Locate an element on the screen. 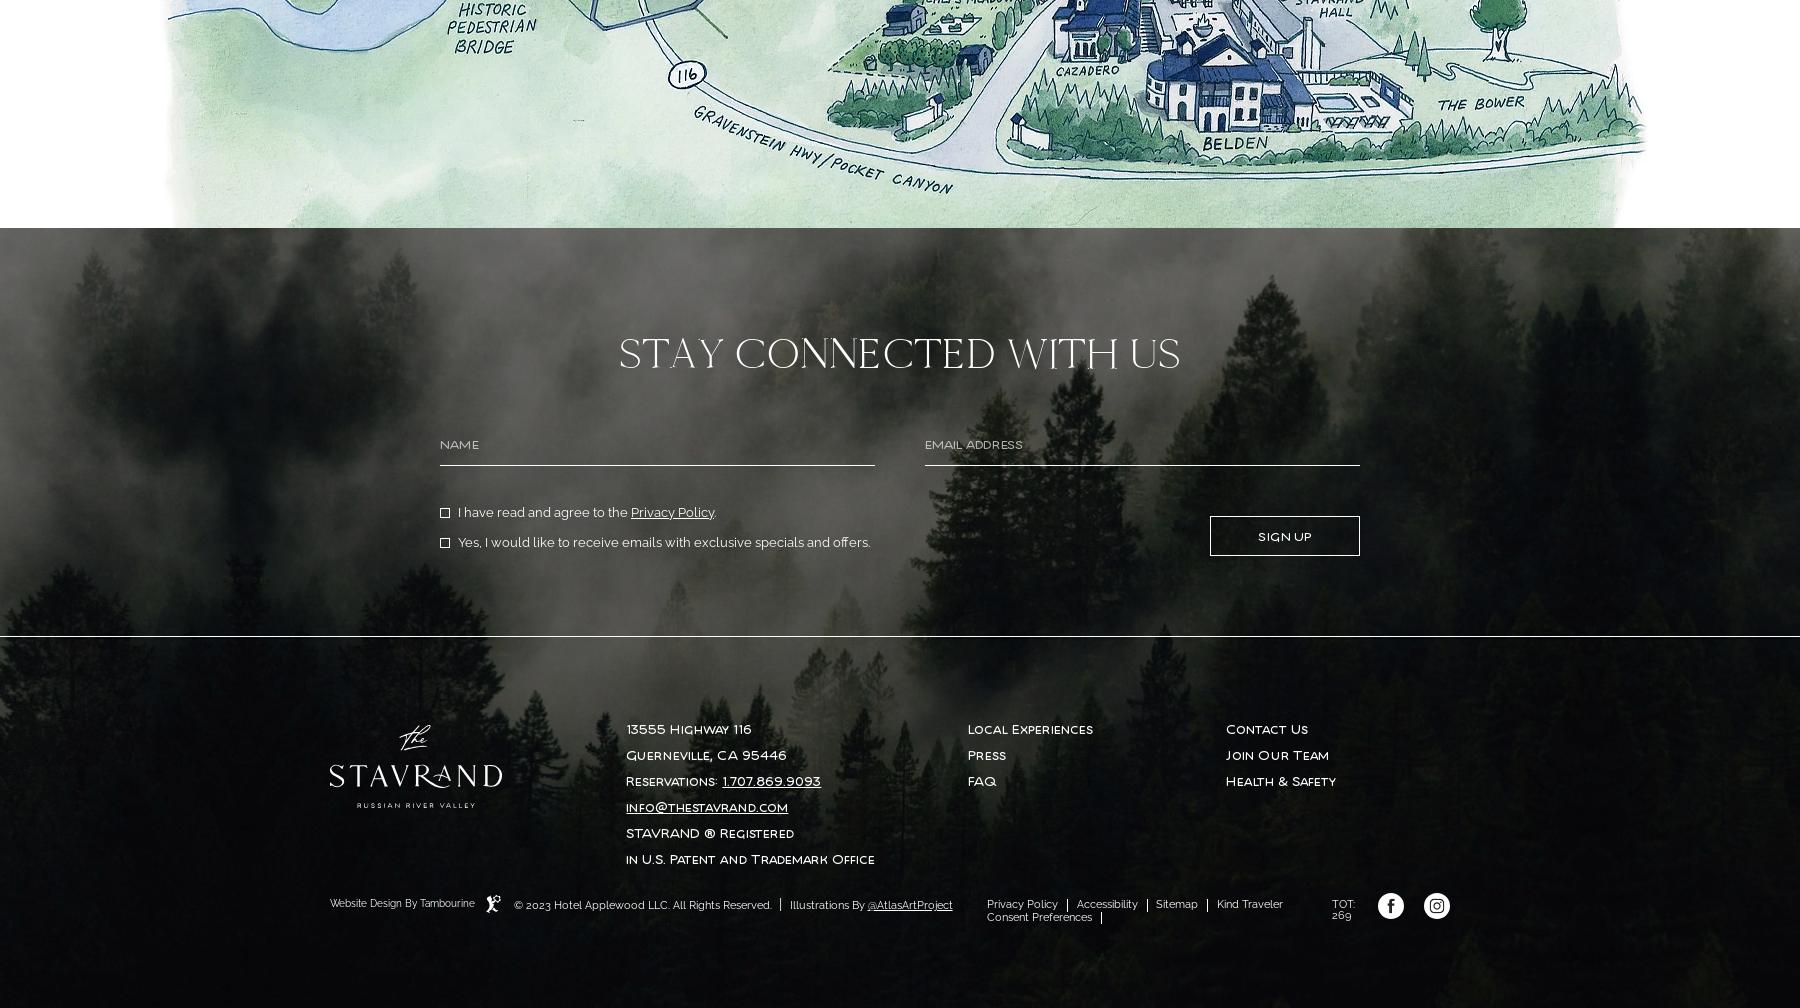 The width and height of the screenshot is (1800, 1008). 'Sitemap' is located at coordinates (1176, 903).